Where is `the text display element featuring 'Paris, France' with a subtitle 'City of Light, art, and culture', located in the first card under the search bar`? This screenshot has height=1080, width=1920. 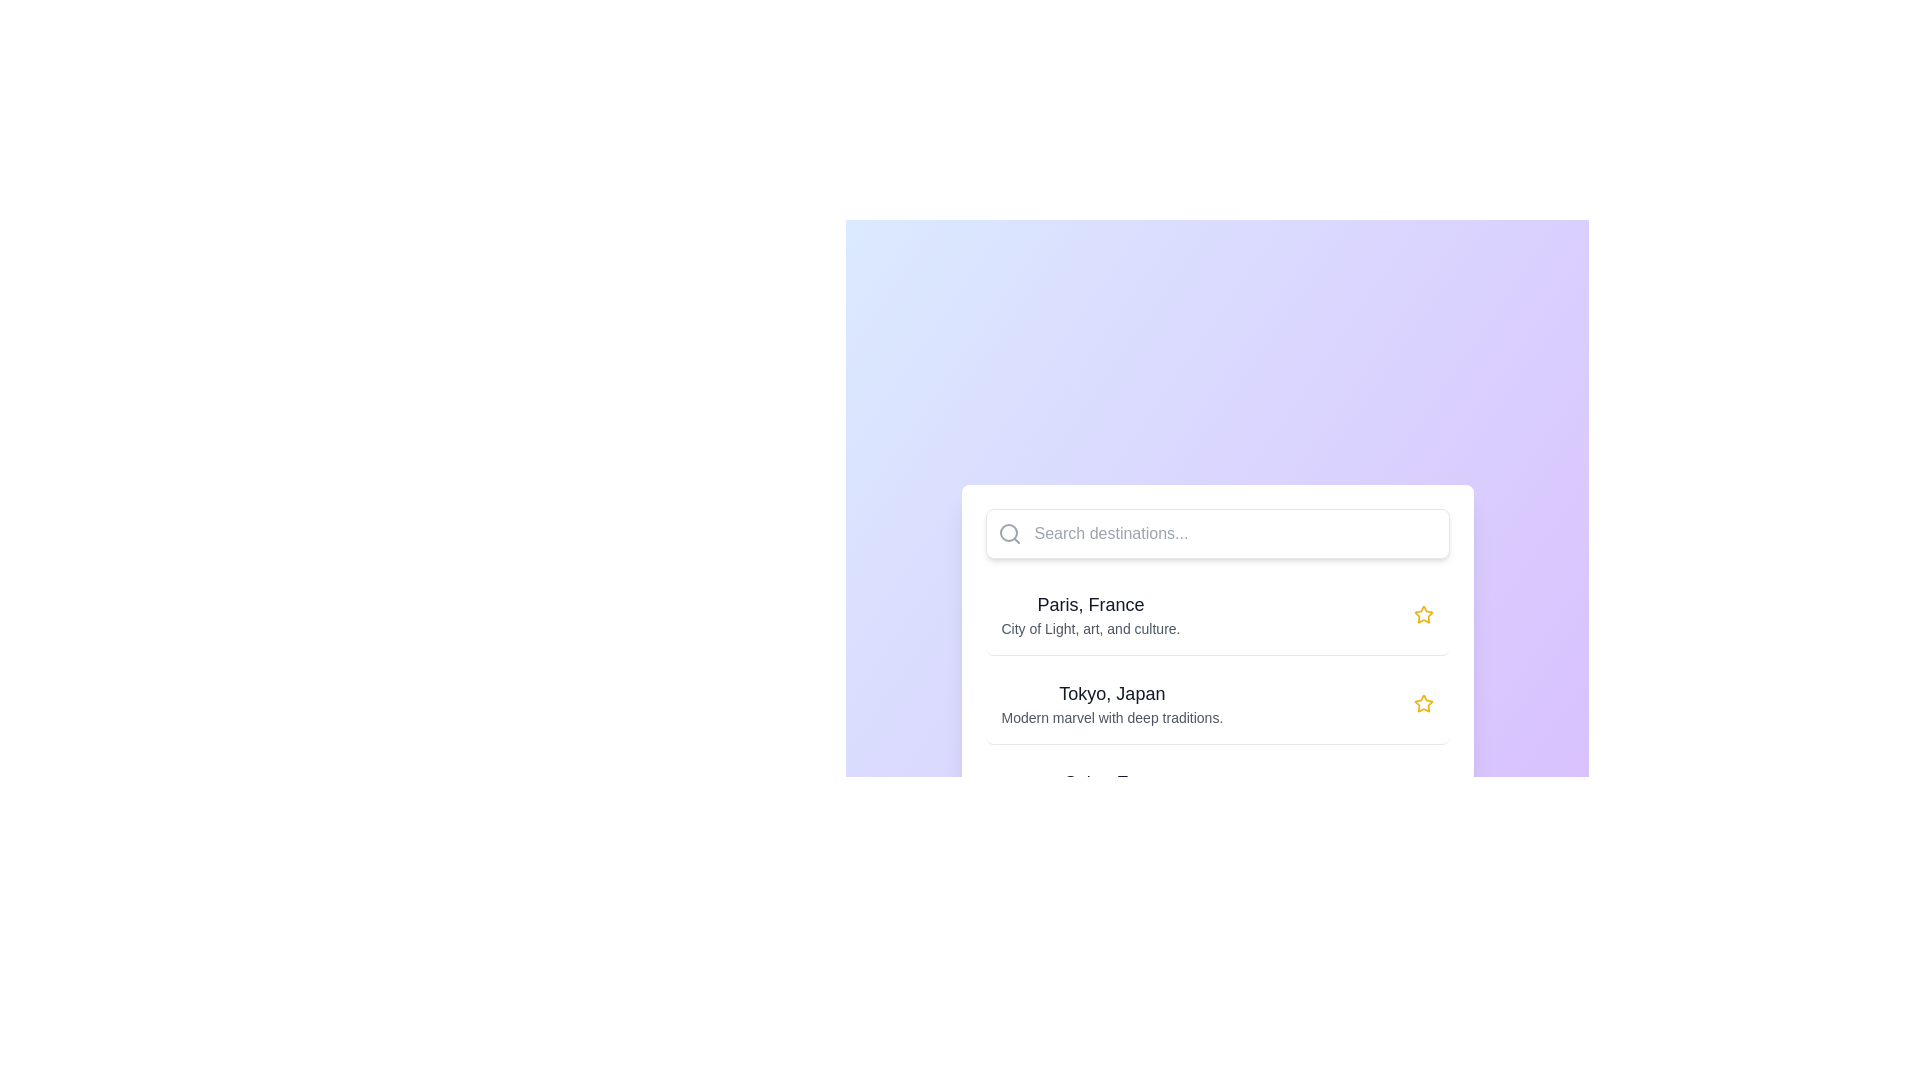 the text display element featuring 'Paris, France' with a subtitle 'City of Light, art, and culture', located in the first card under the search bar is located at coordinates (1089, 613).